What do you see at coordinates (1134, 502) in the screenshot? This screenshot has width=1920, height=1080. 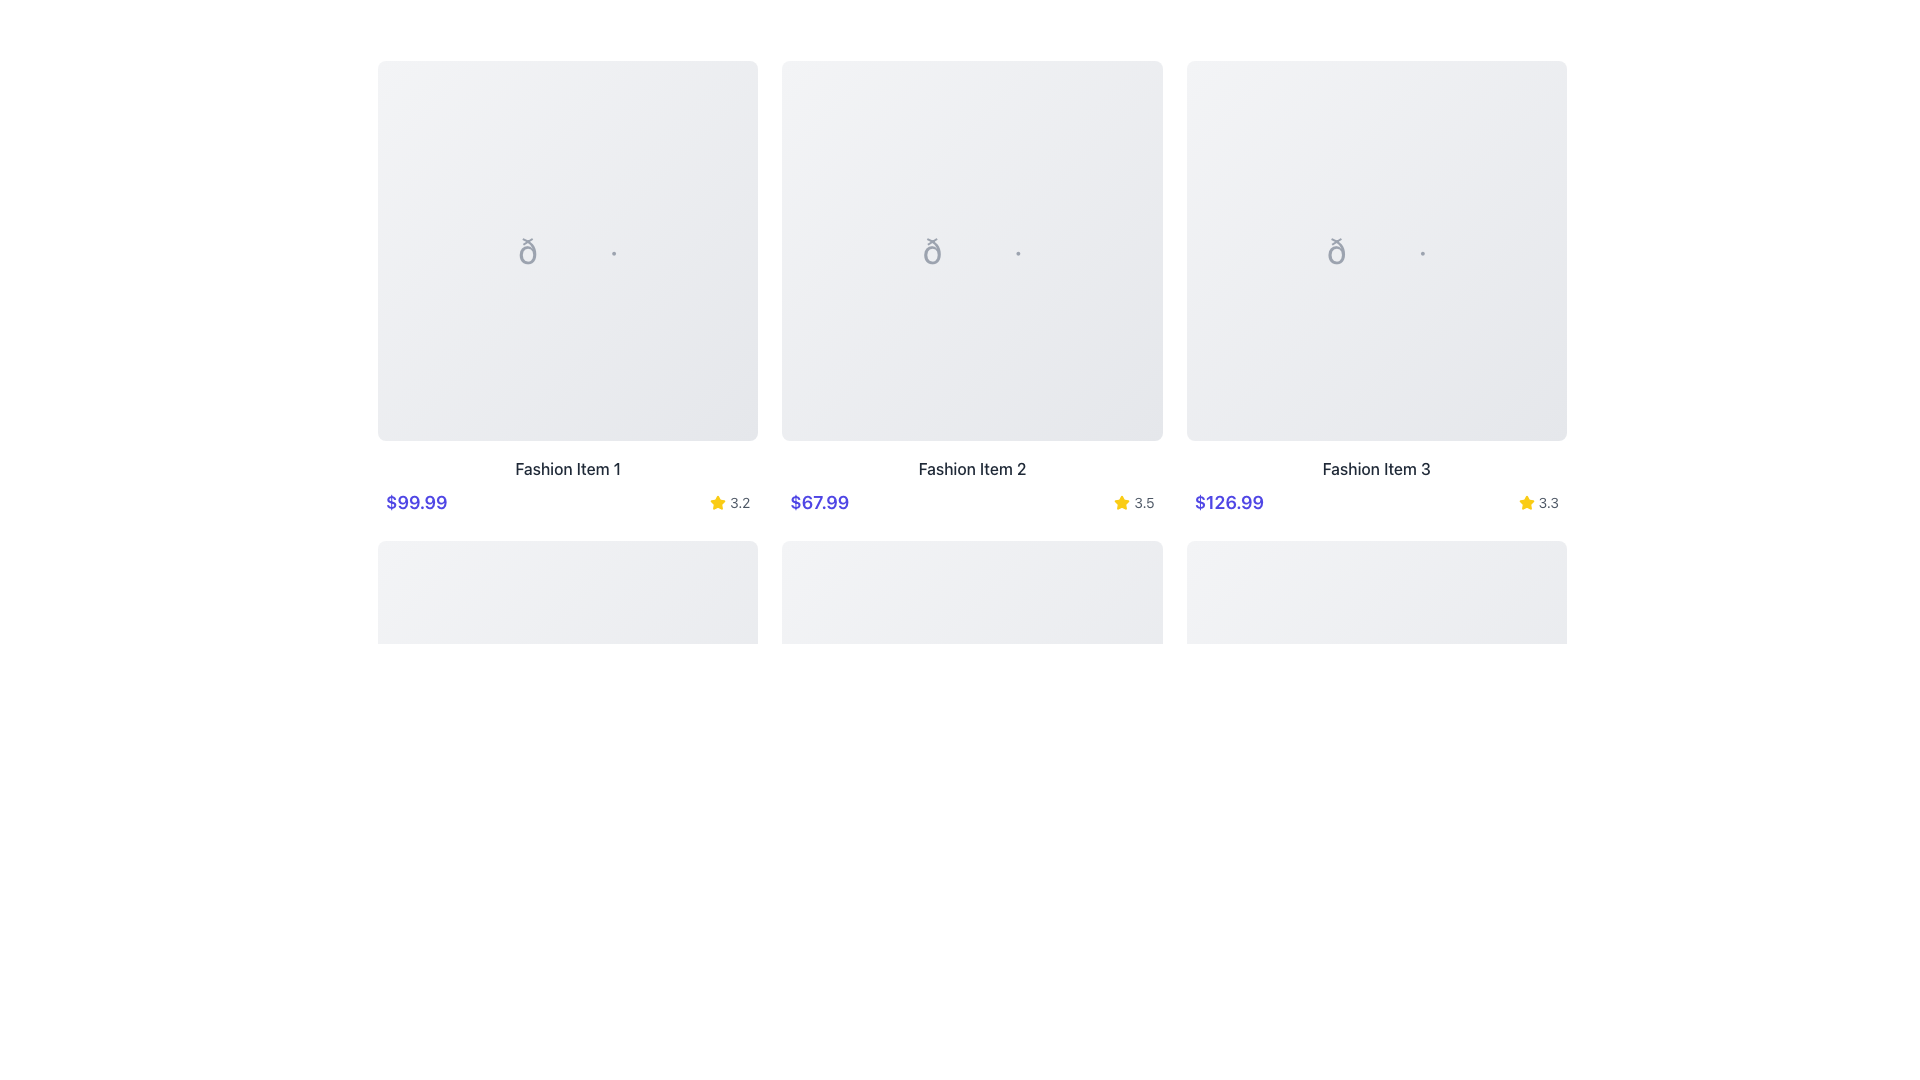 I see `the rating text element that displays the score out of five for the associated fashion item, located in the center of the second column, aligned with the price '$67.99' and below the image of the second fashion item` at bounding box center [1134, 502].